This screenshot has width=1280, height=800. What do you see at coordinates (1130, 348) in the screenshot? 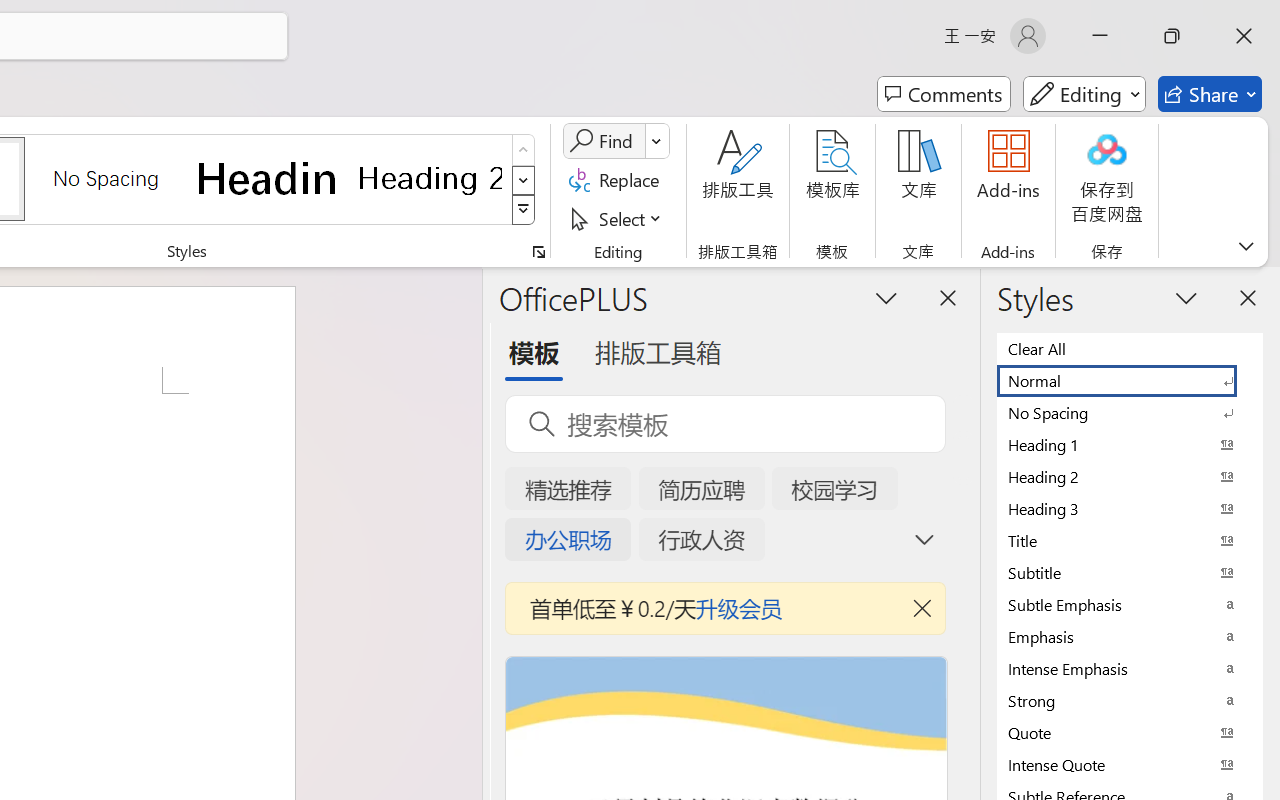
I see `'Clear All'` at bounding box center [1130, 348].